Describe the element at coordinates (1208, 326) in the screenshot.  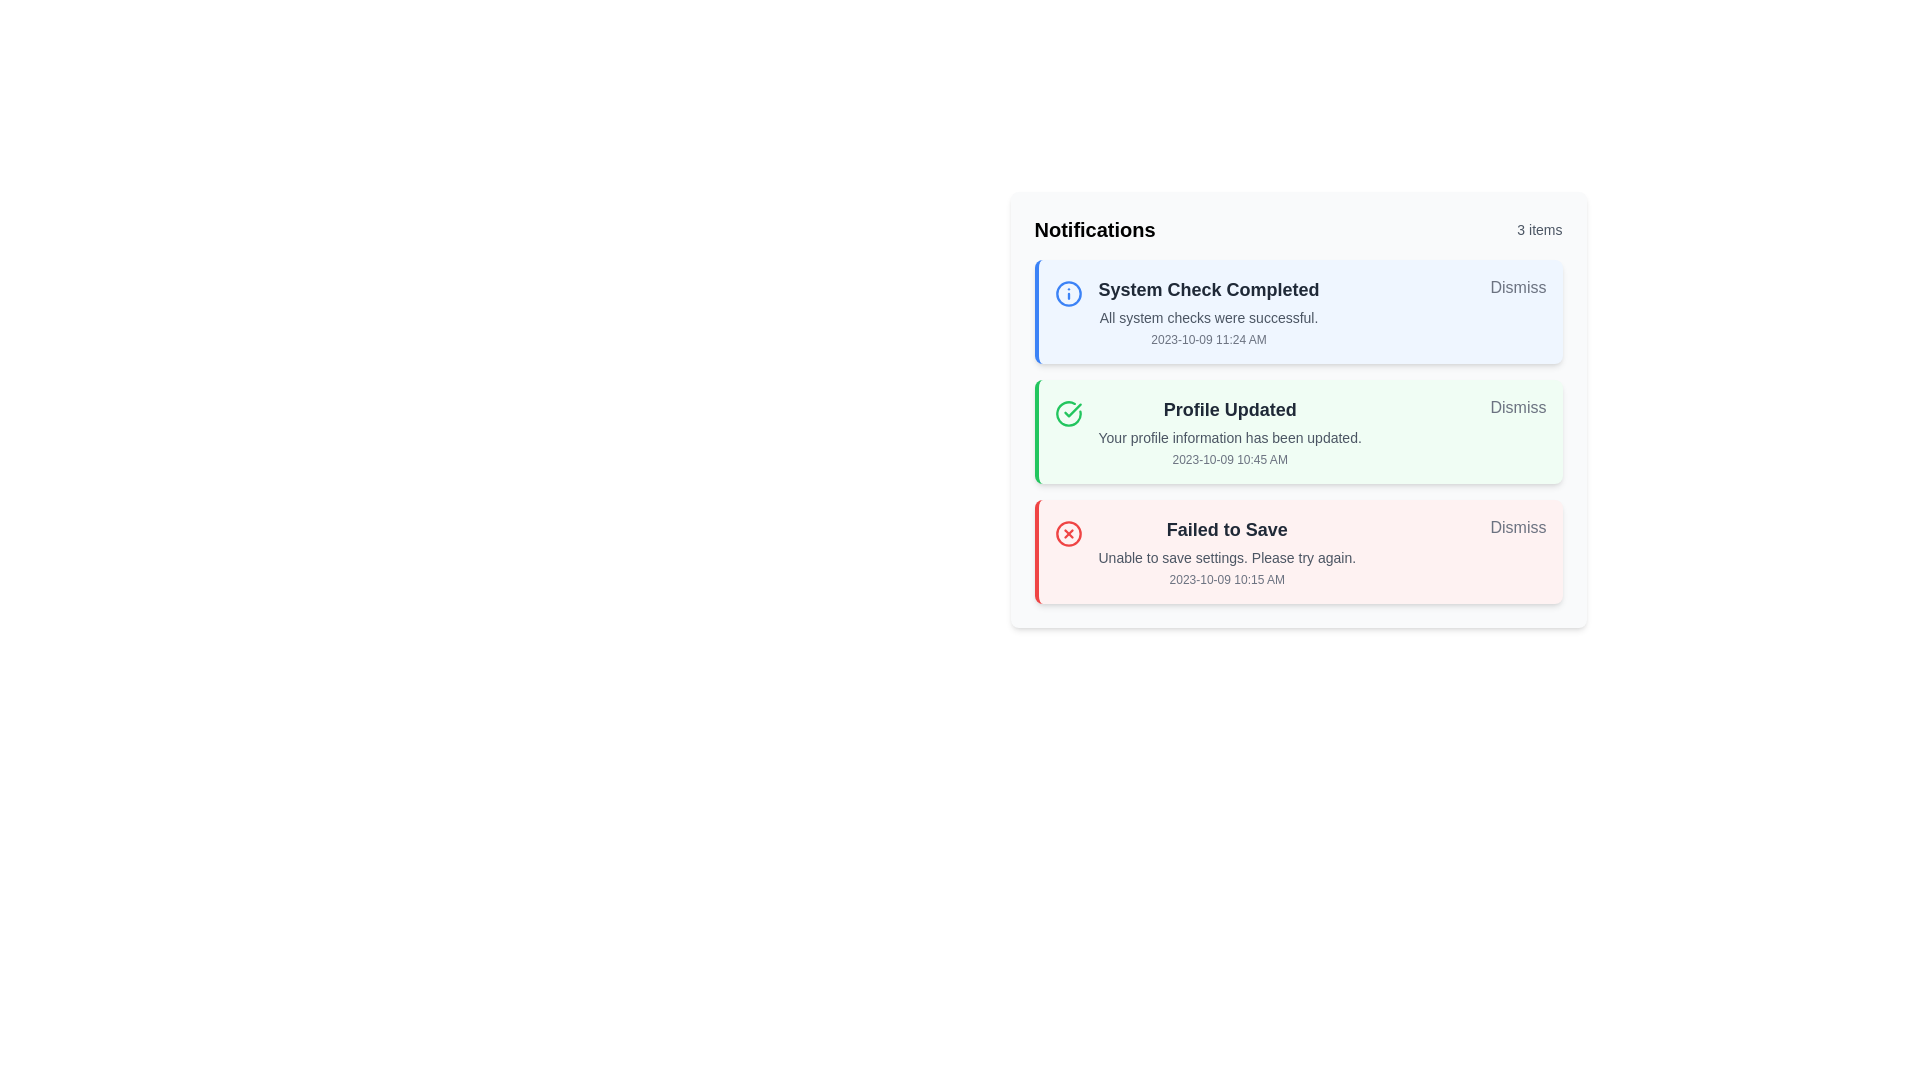
I see `the informational text block that provides an update about the successful completion of system checks, located below 'System Check Completed'` at that location.